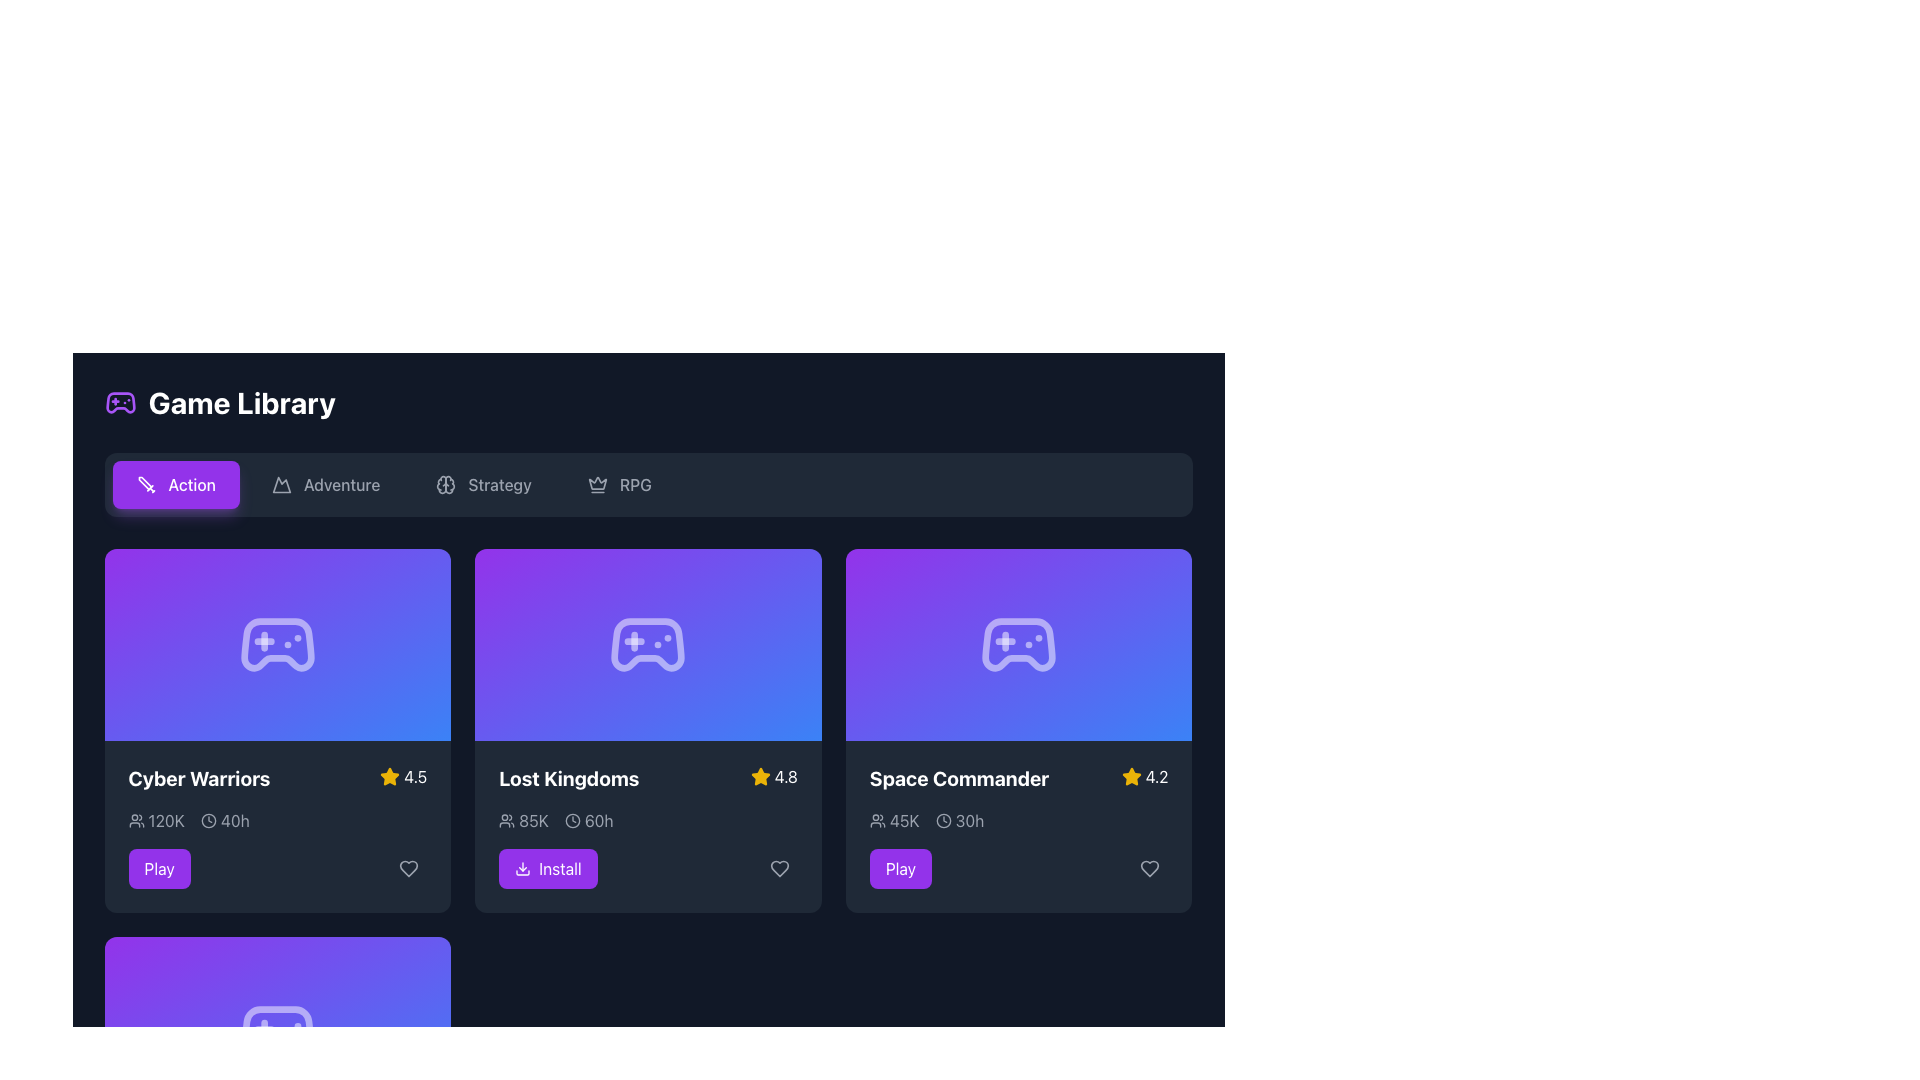 The height and width of the screenshot is (1080, 1920). I want to click on information displayed in the static text element showing '40 hours' for the game 'Cyber Warriors', located below the title and next to the clock icon, so click(225, 821).